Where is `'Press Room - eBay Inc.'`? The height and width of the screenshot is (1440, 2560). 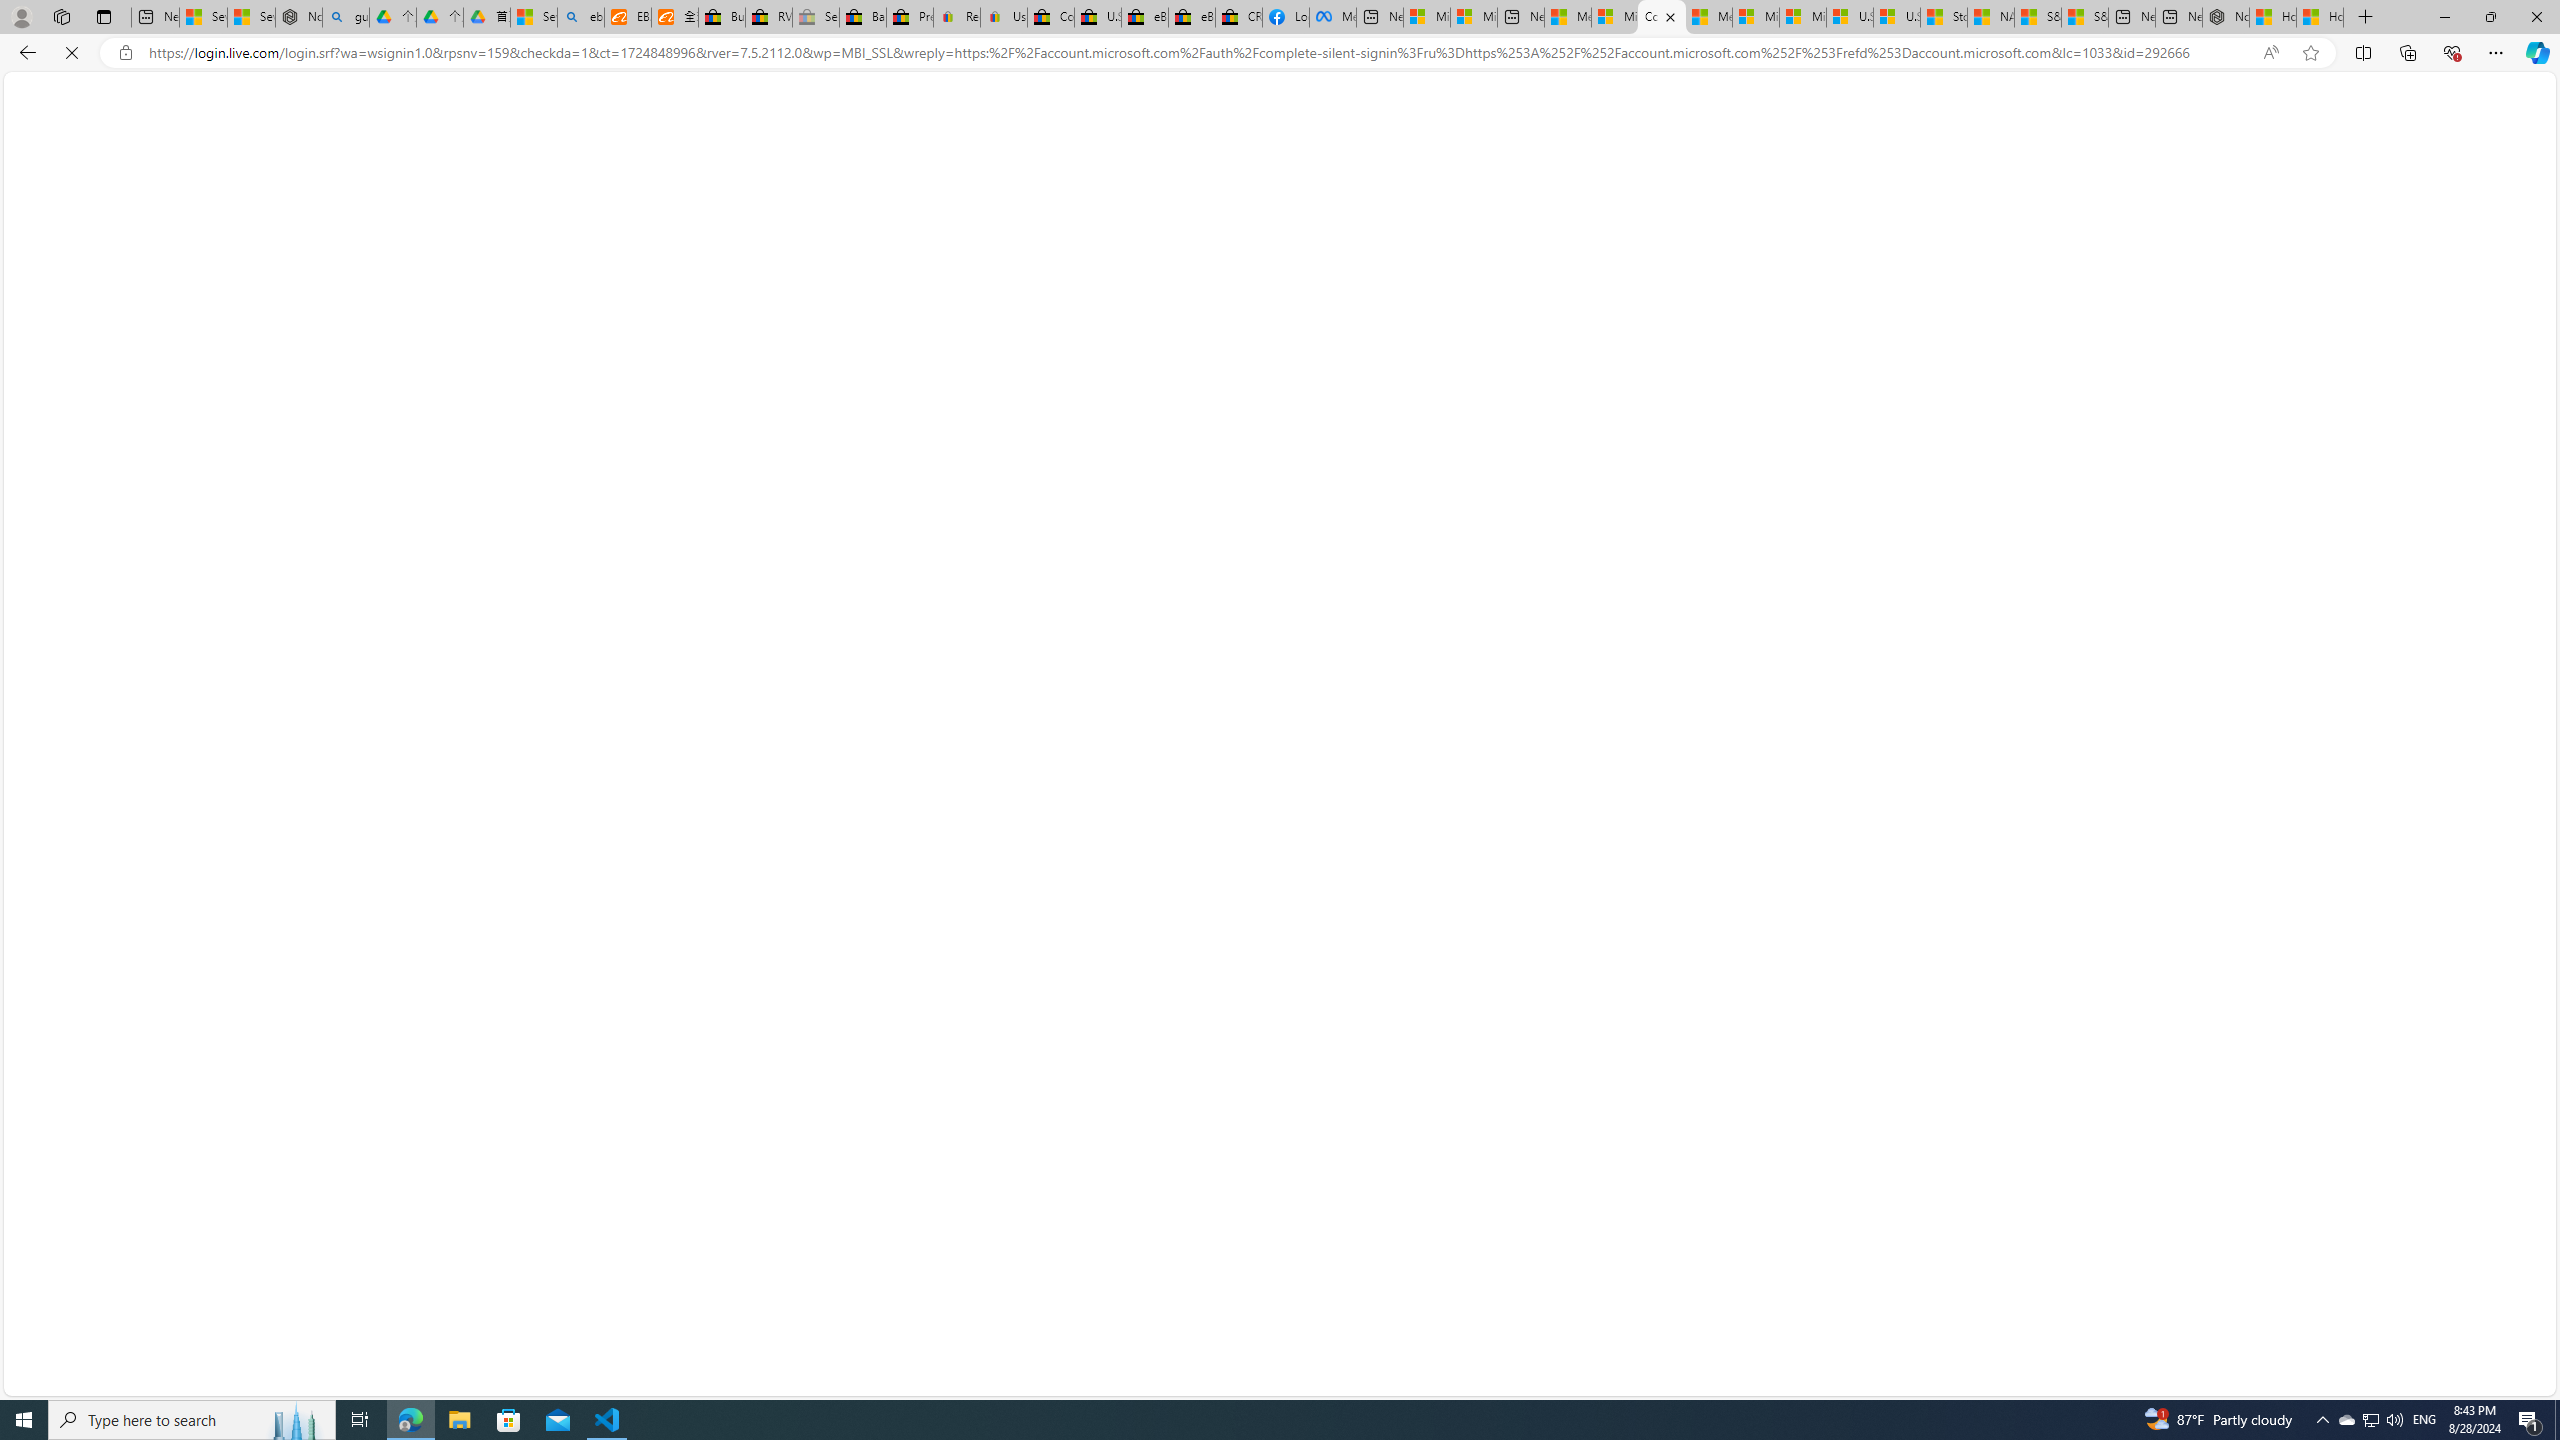
'Press Room - eBay Inc.' is located at coordinates (909, 16).